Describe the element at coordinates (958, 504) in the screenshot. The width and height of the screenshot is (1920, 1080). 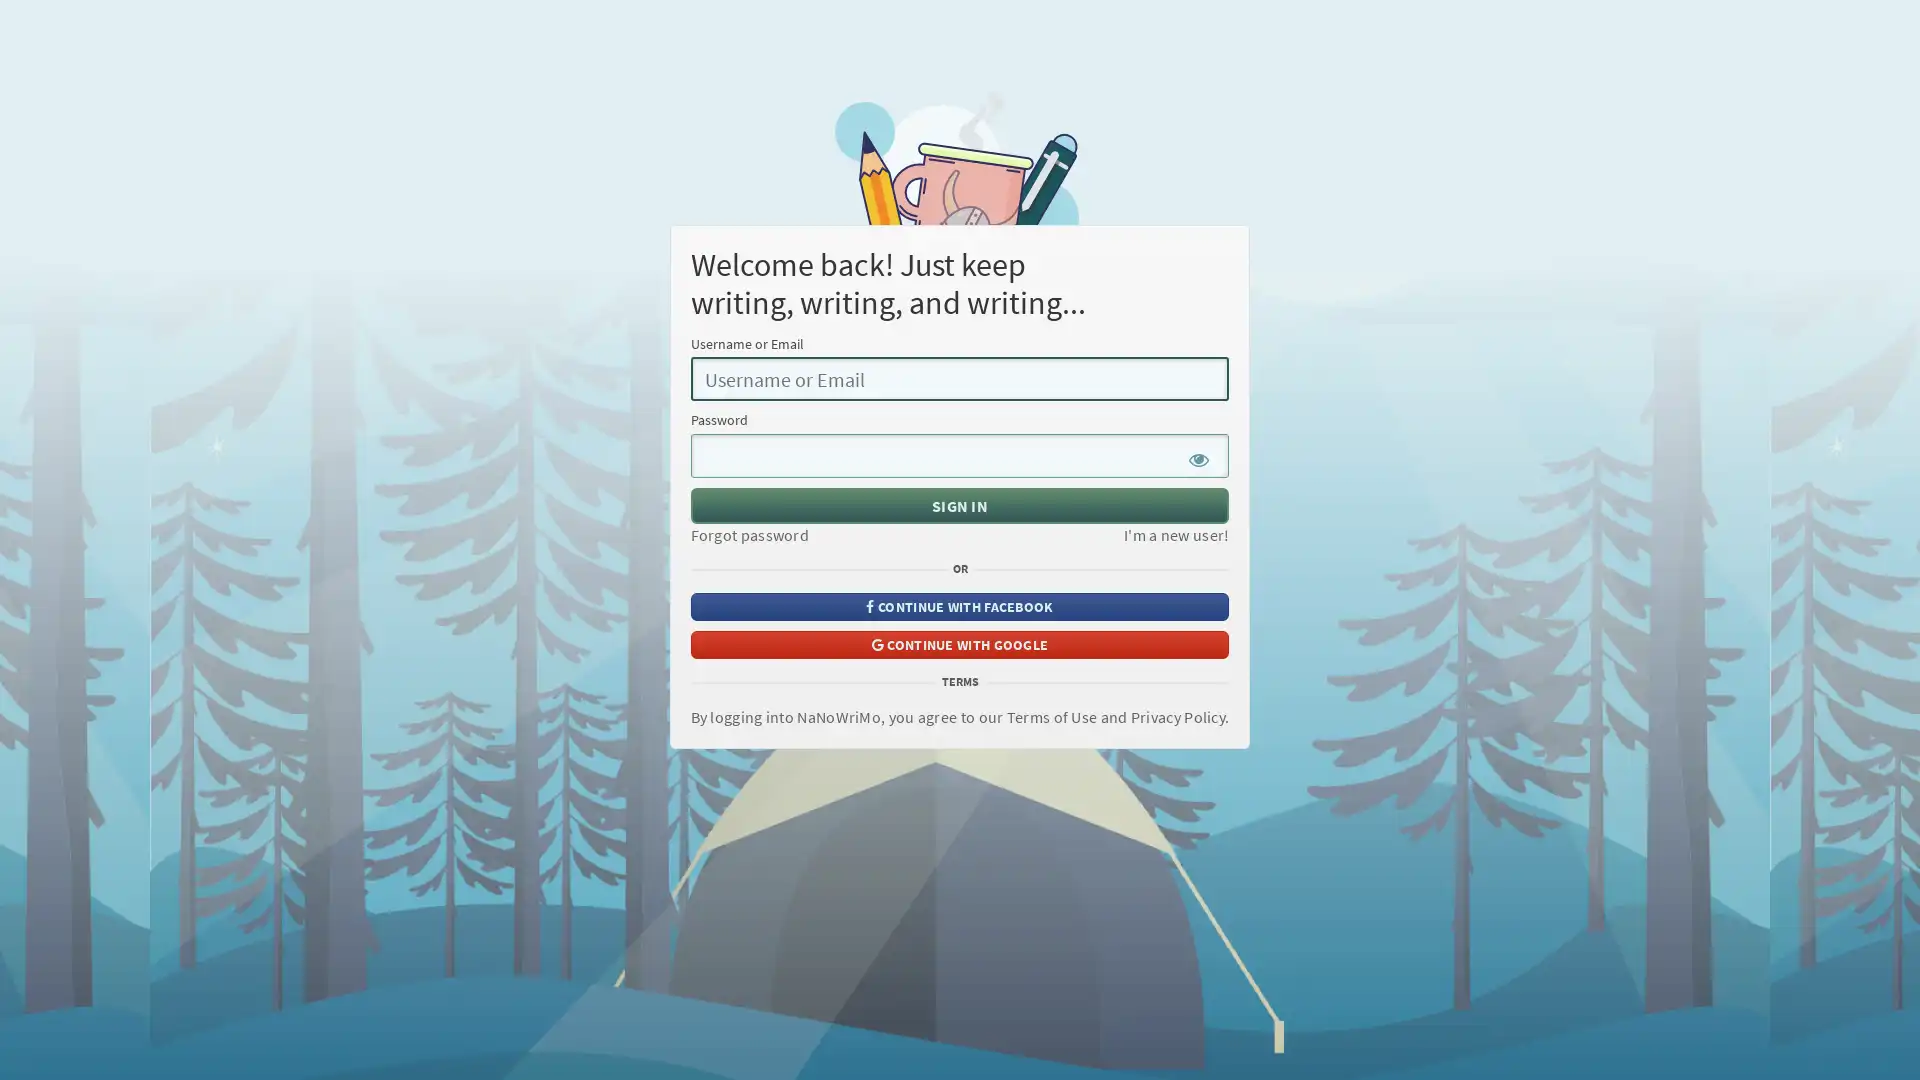
I see `SIGN IN` at that location.